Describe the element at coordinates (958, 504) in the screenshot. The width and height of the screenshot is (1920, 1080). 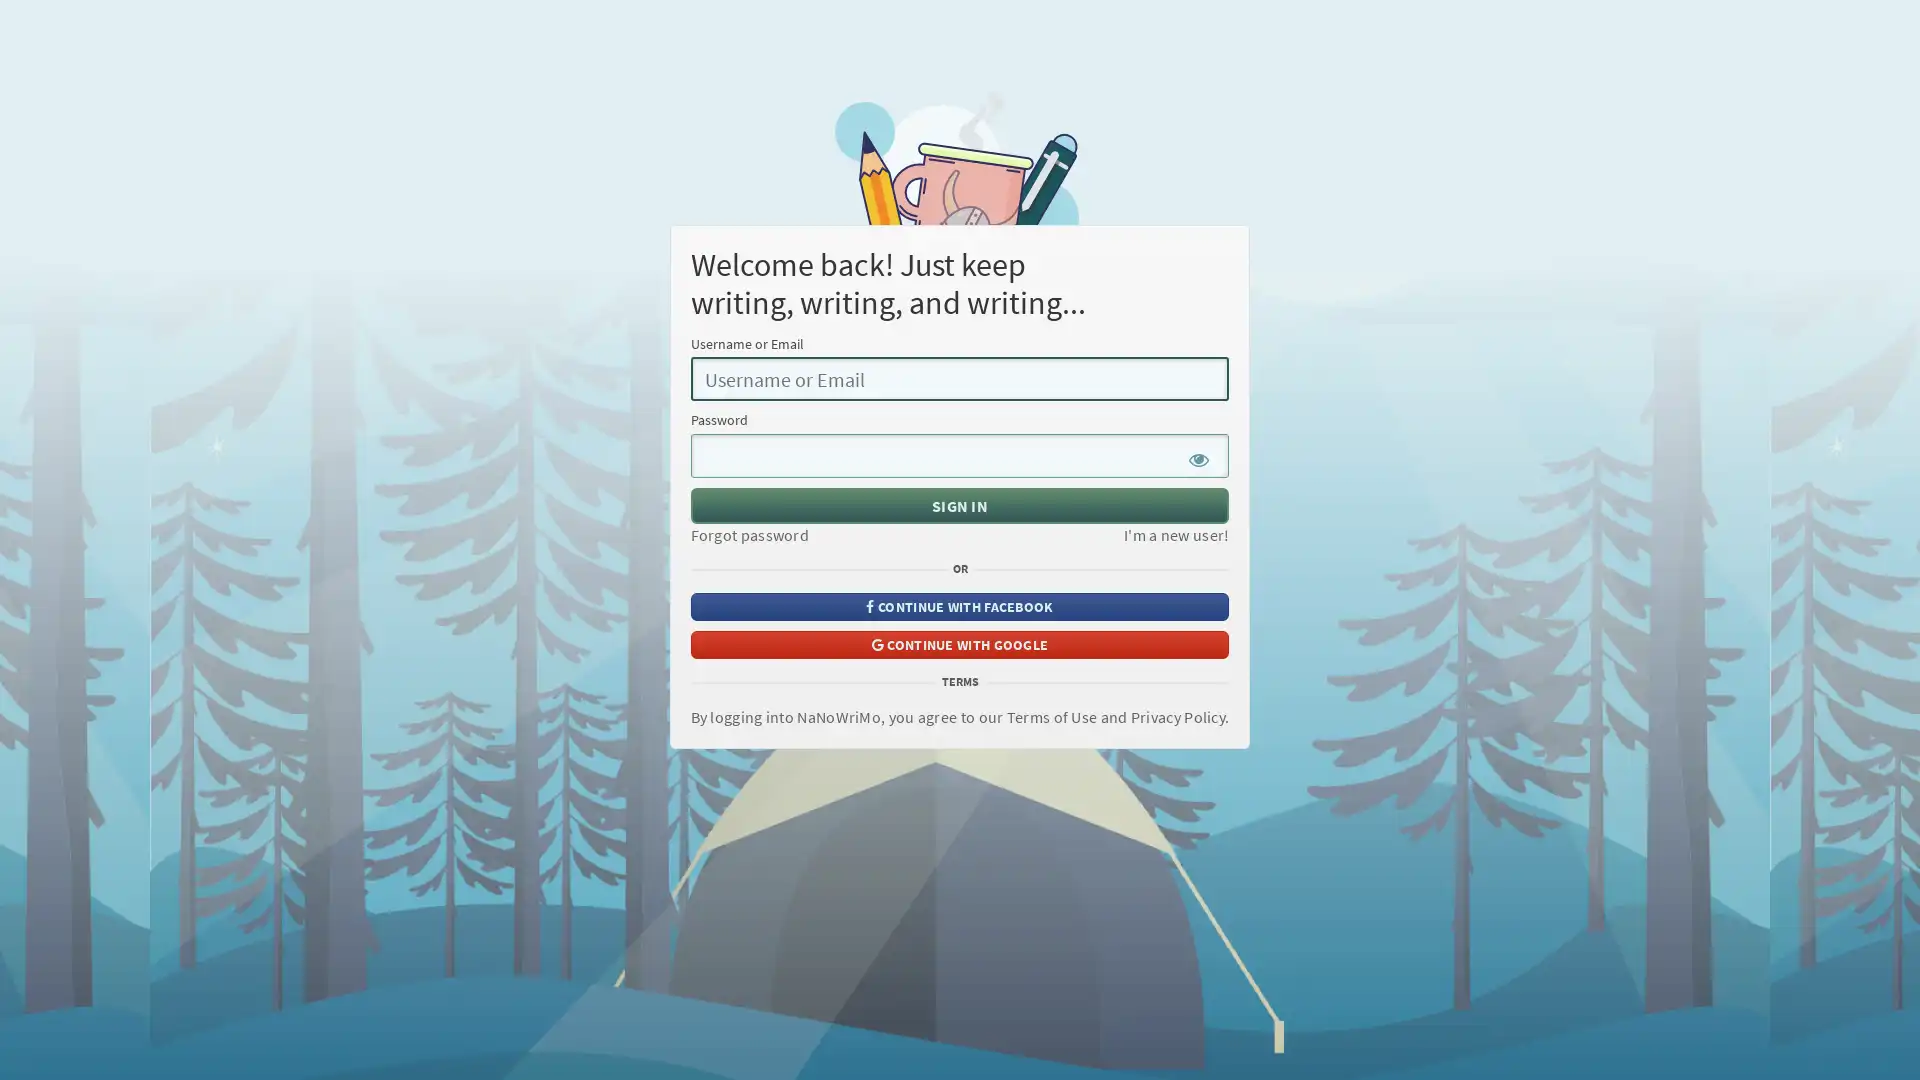
I see `SIGN IN` at that location.